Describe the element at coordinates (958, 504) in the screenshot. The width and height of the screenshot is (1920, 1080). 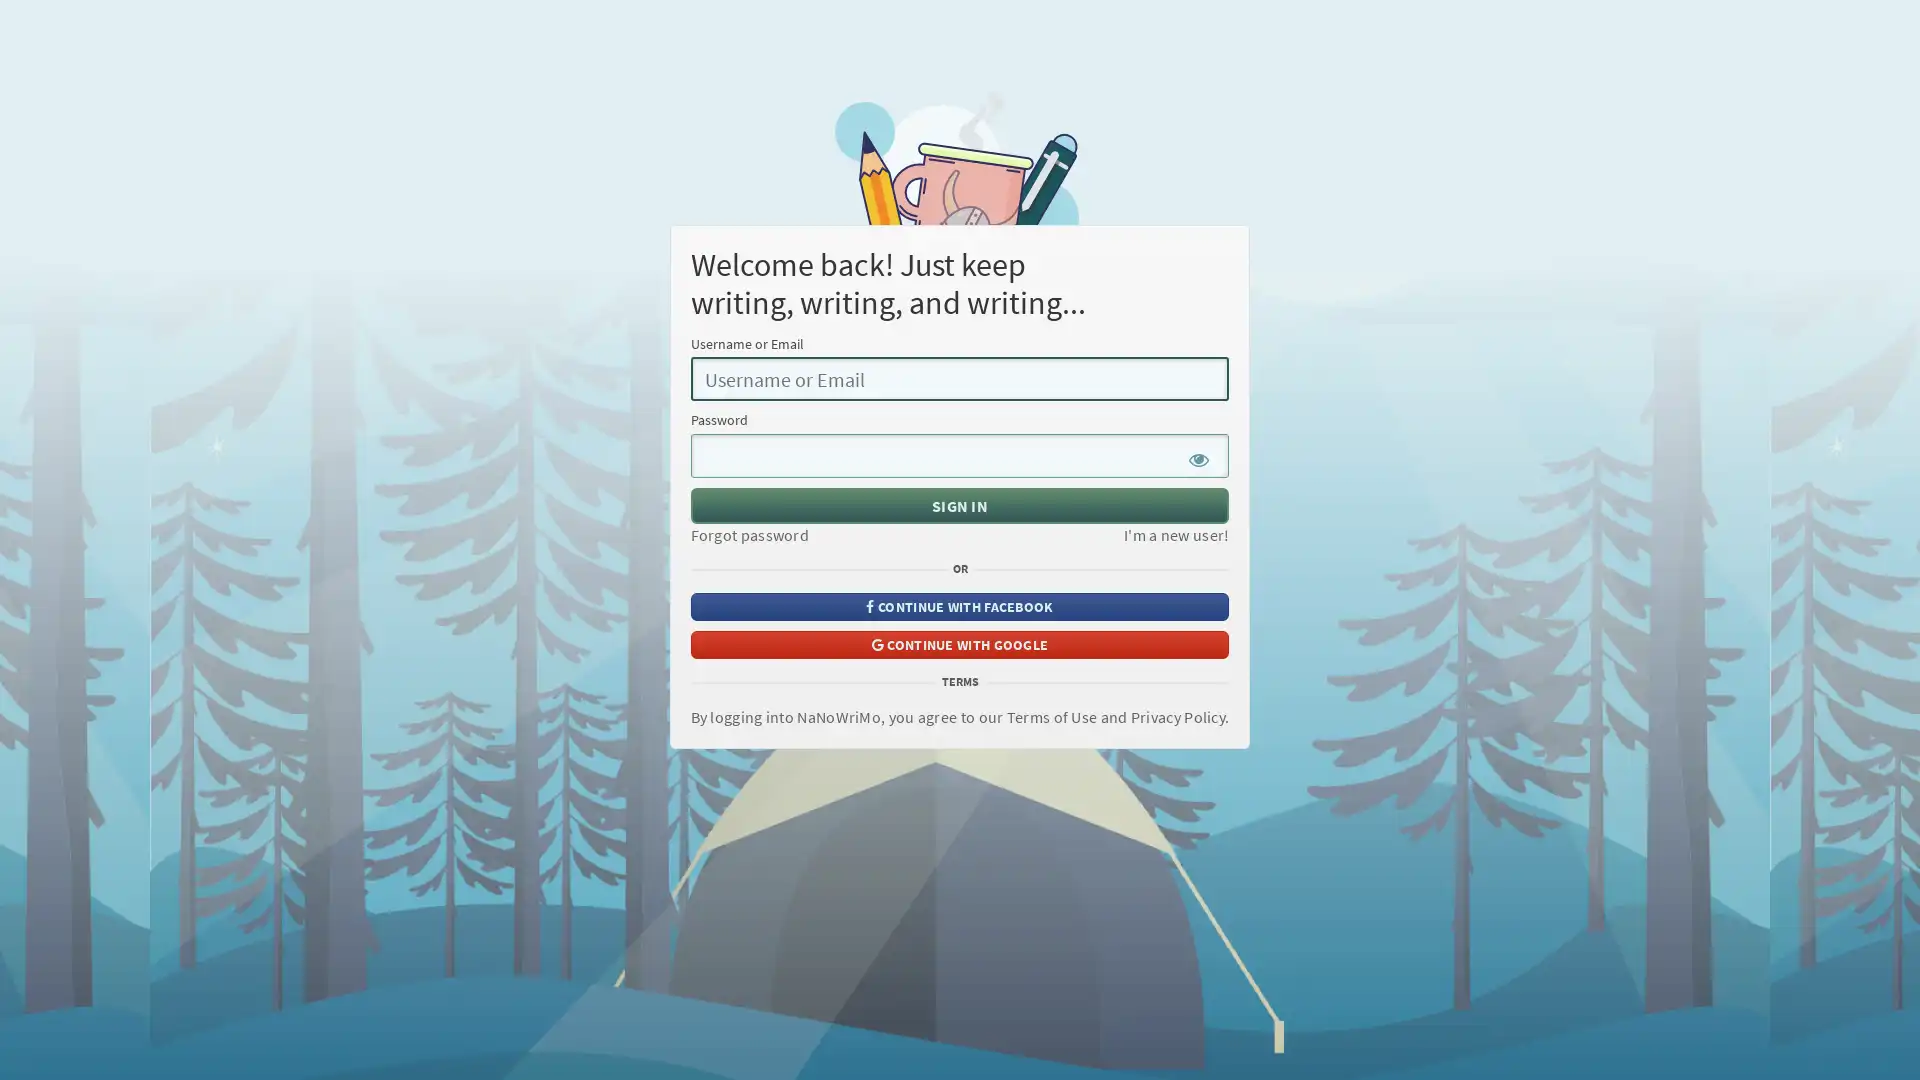
I see `SIGN IN` at that location.